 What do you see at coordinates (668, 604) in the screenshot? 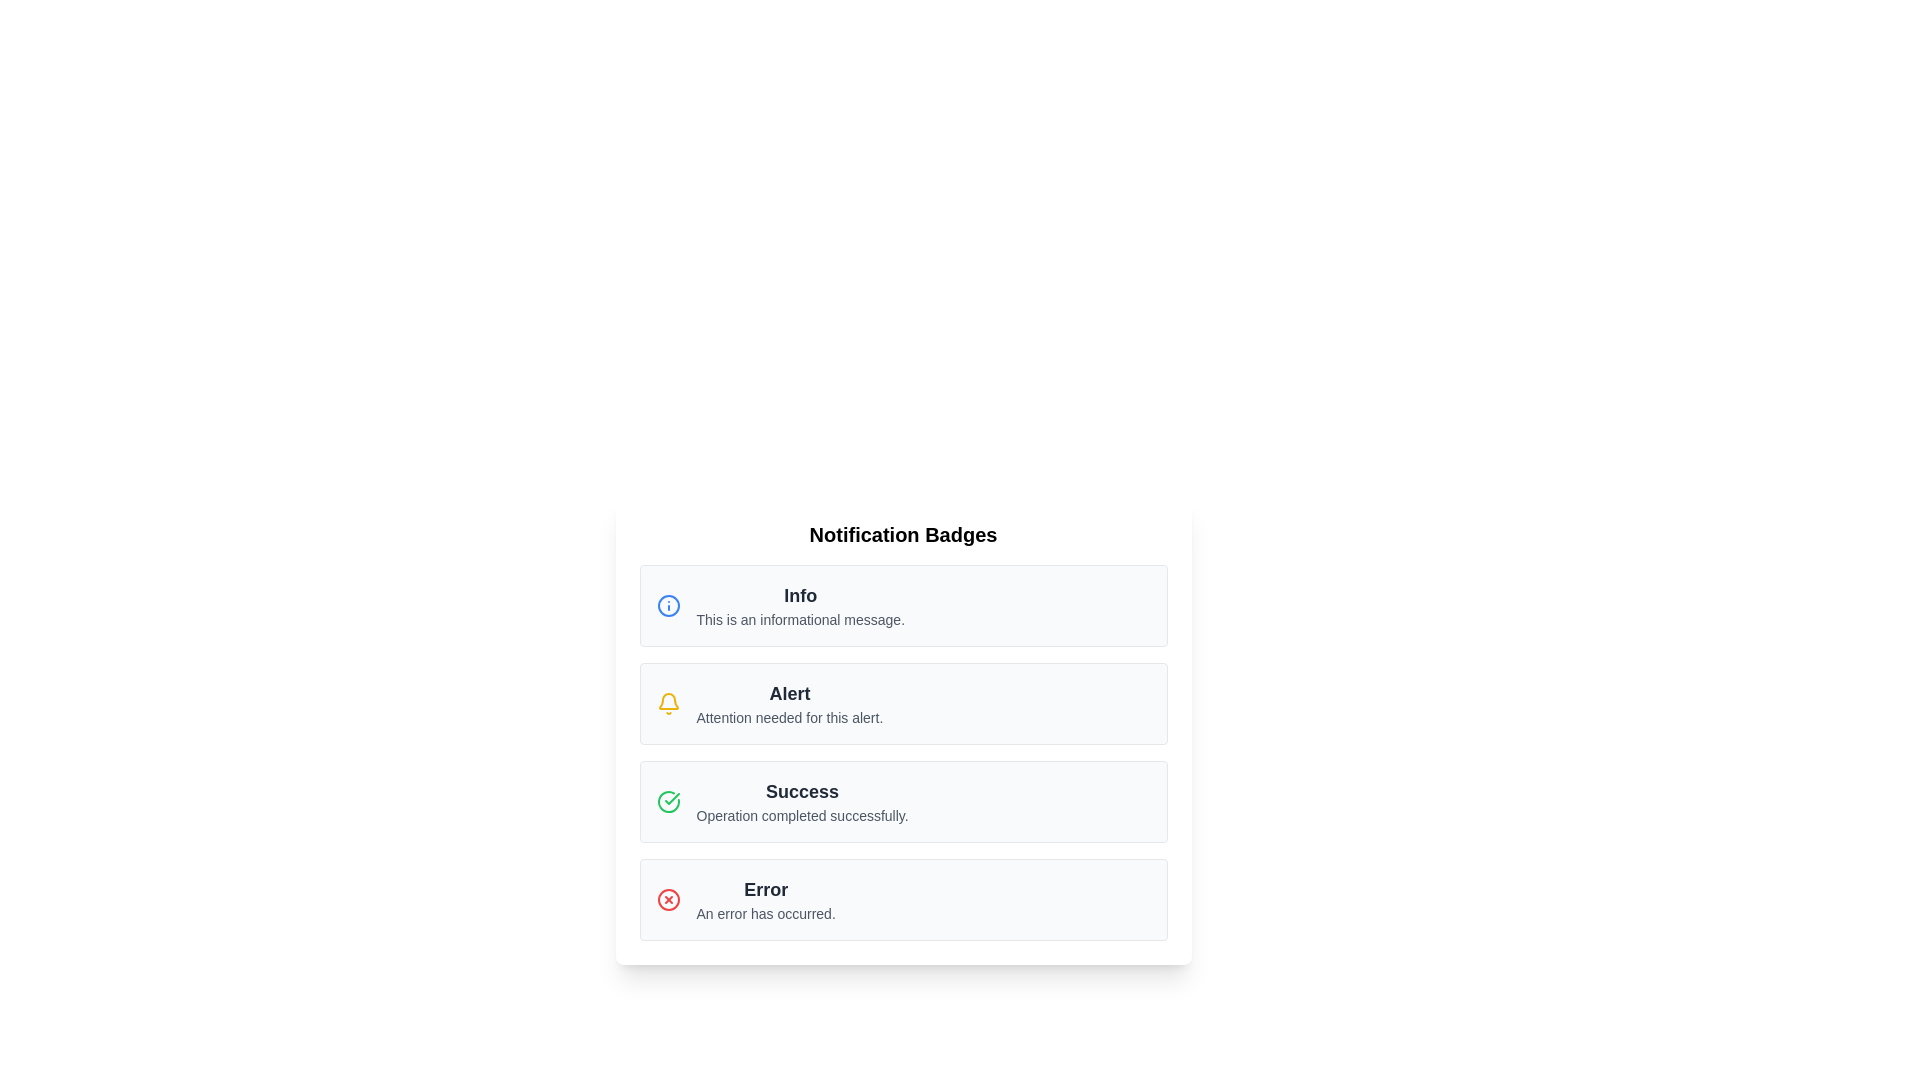
I see `the SVG Circle element with a blue border and white fill, located within the notification card labeled 'Info'` at bounding box center [668, 604].